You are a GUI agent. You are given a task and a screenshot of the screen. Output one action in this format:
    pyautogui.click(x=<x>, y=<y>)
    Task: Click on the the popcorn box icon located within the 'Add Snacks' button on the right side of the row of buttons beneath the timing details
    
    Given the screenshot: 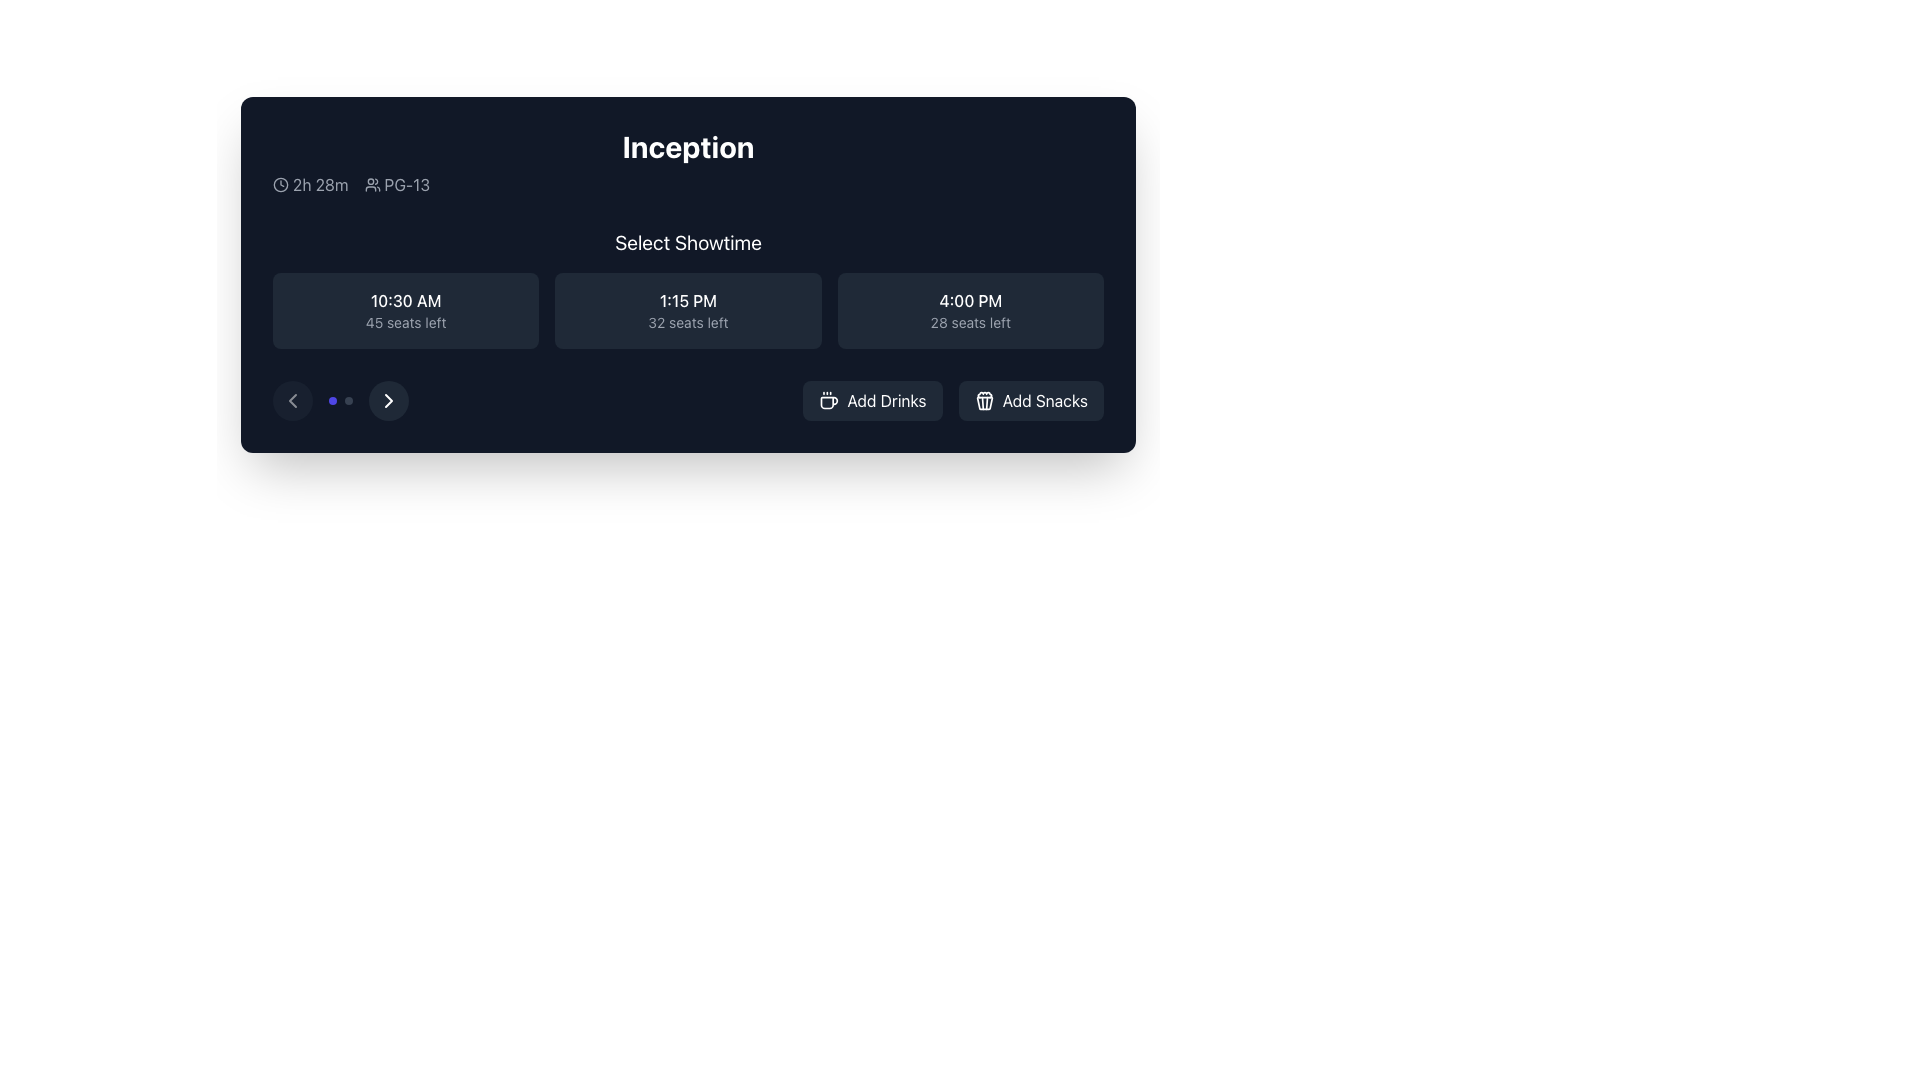 What is the action you would take?
    pyautogui.click(x=984, y=401)
    